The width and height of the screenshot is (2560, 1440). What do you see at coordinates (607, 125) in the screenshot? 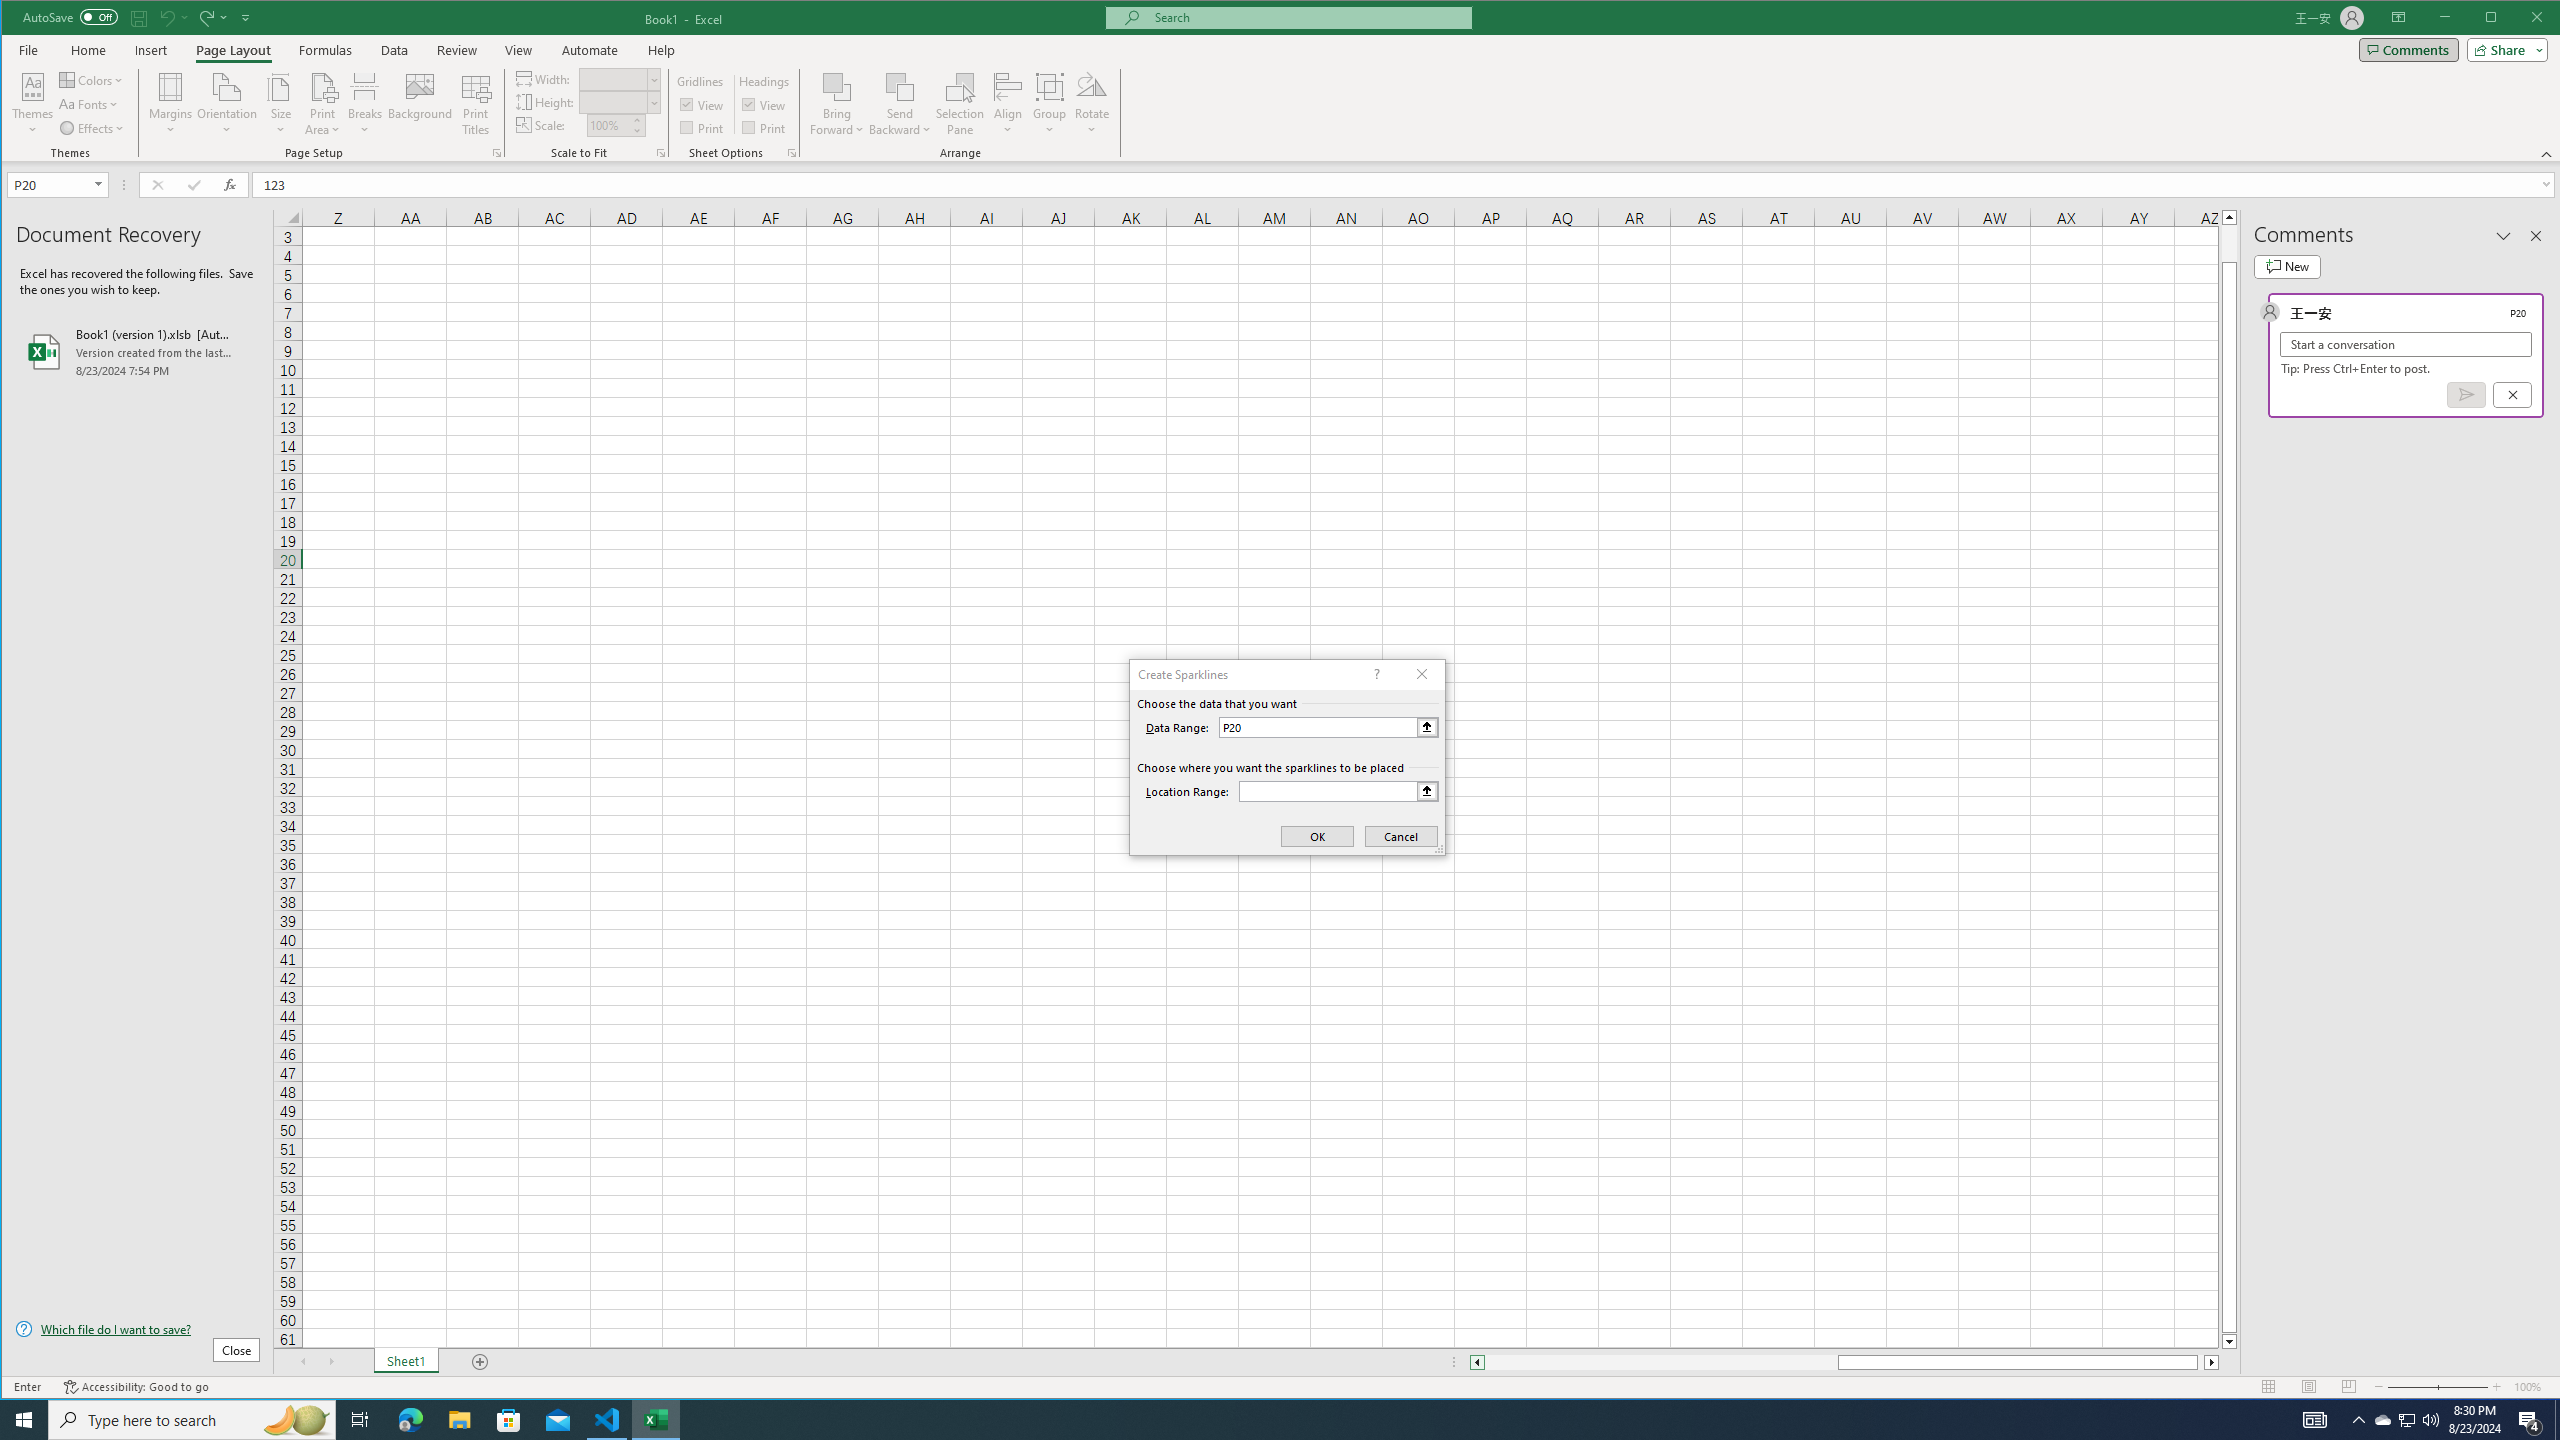
I see `'Scale'` at bounding box center [607, 125].